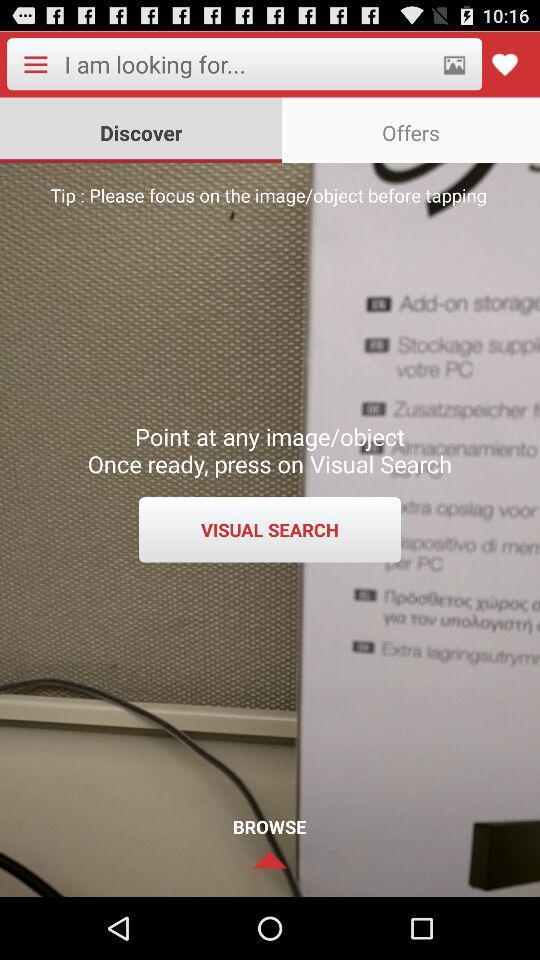 This screenshot has width=540, height=960. I want to click on the menu icon, so click(35, 68).